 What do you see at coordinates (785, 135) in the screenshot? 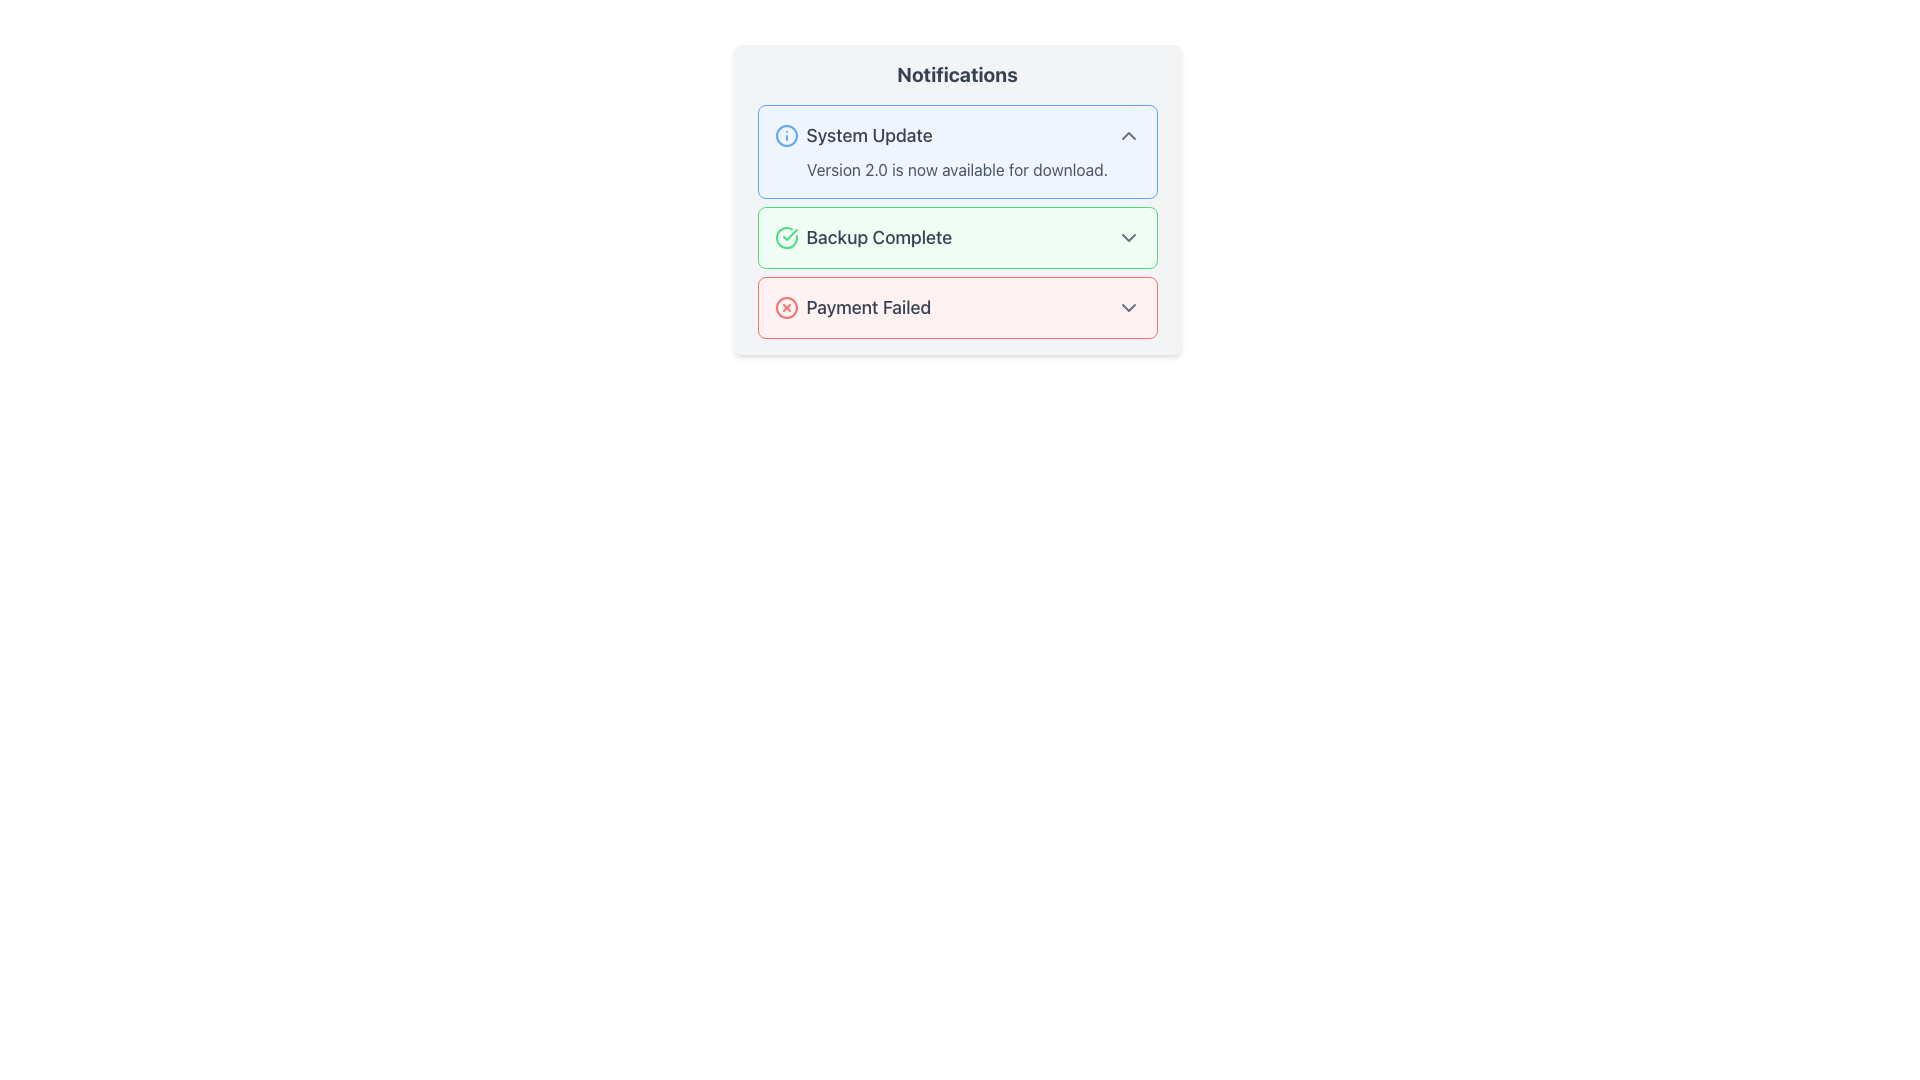
I see `the decorative or status indicator icon associated with the 'System Update' notification, located to the left of the 'System Update' text in the first notification card` at bounding box center [785, 135].